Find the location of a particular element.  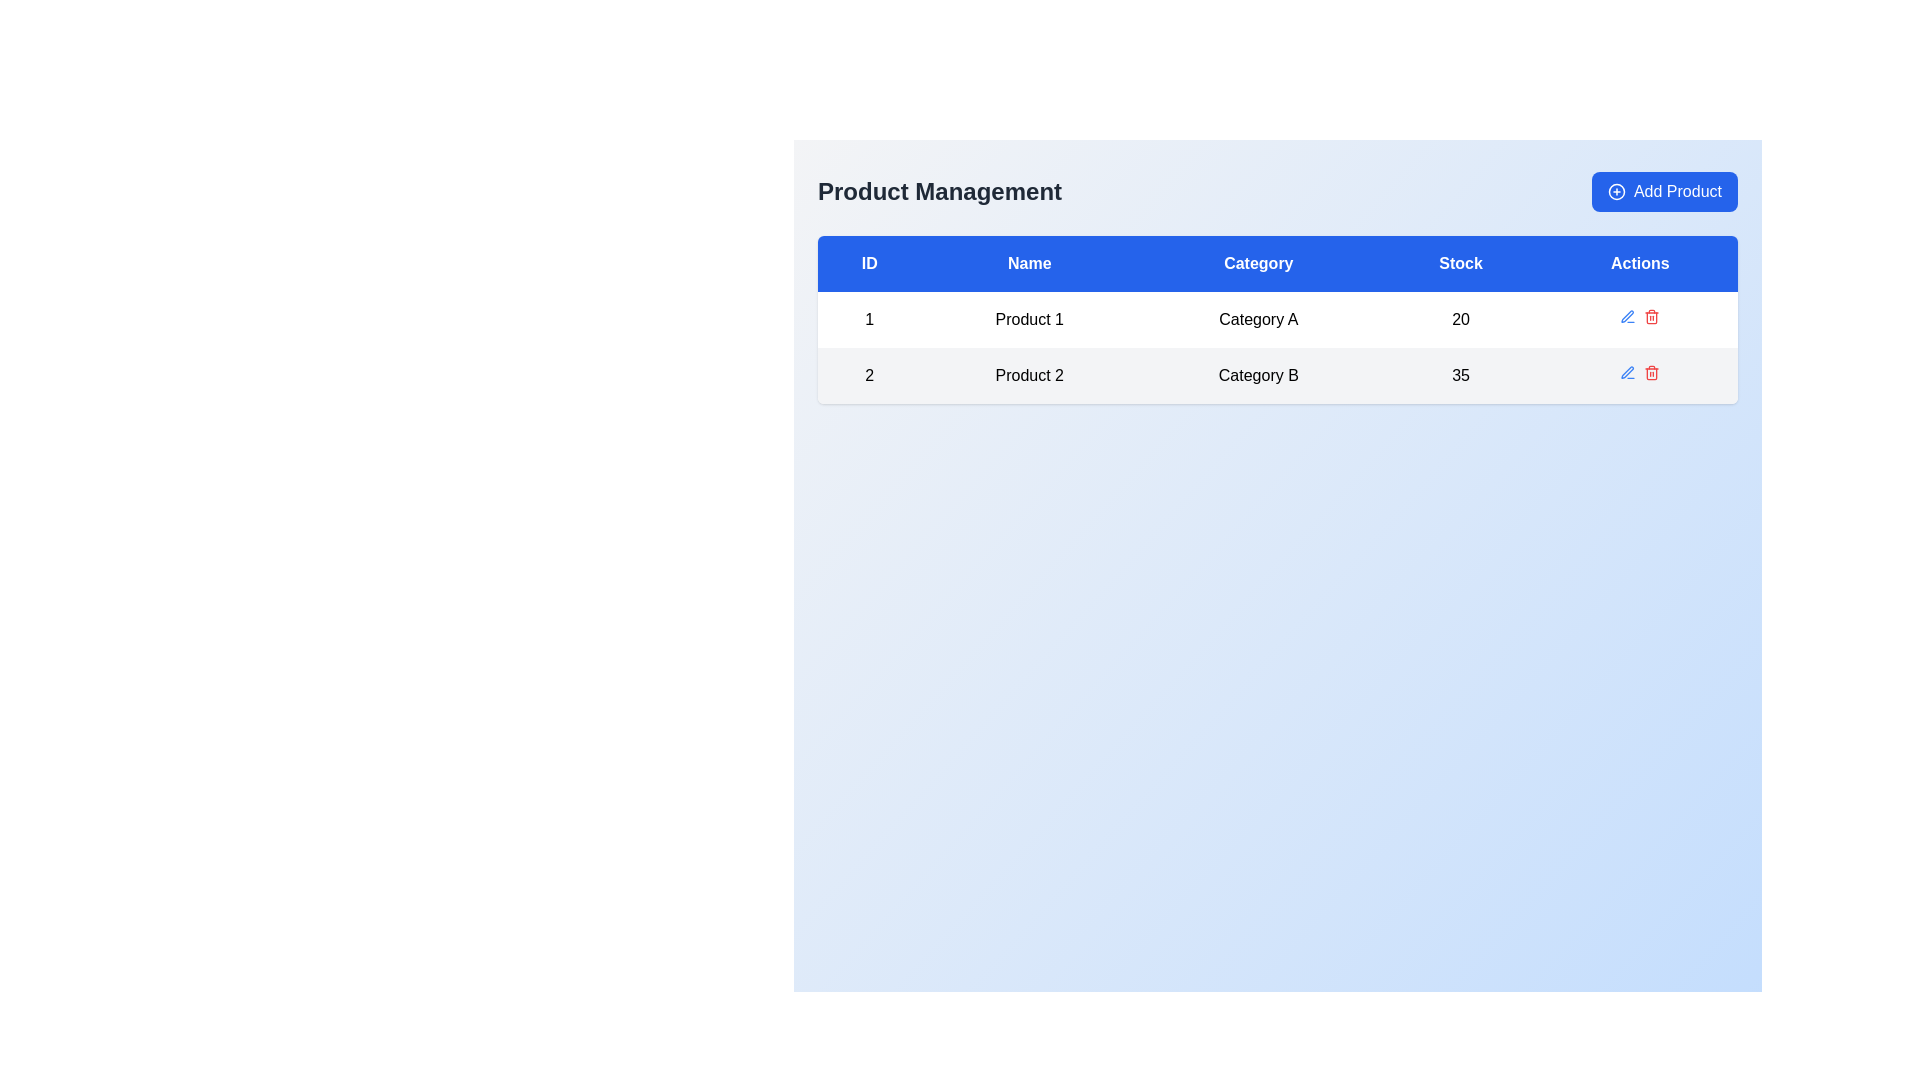

the icon representing the 'Add Product' function, located on the left side of the 'Add Product' button at the top-right corner of the layout is located at coordinates (1617, 192).